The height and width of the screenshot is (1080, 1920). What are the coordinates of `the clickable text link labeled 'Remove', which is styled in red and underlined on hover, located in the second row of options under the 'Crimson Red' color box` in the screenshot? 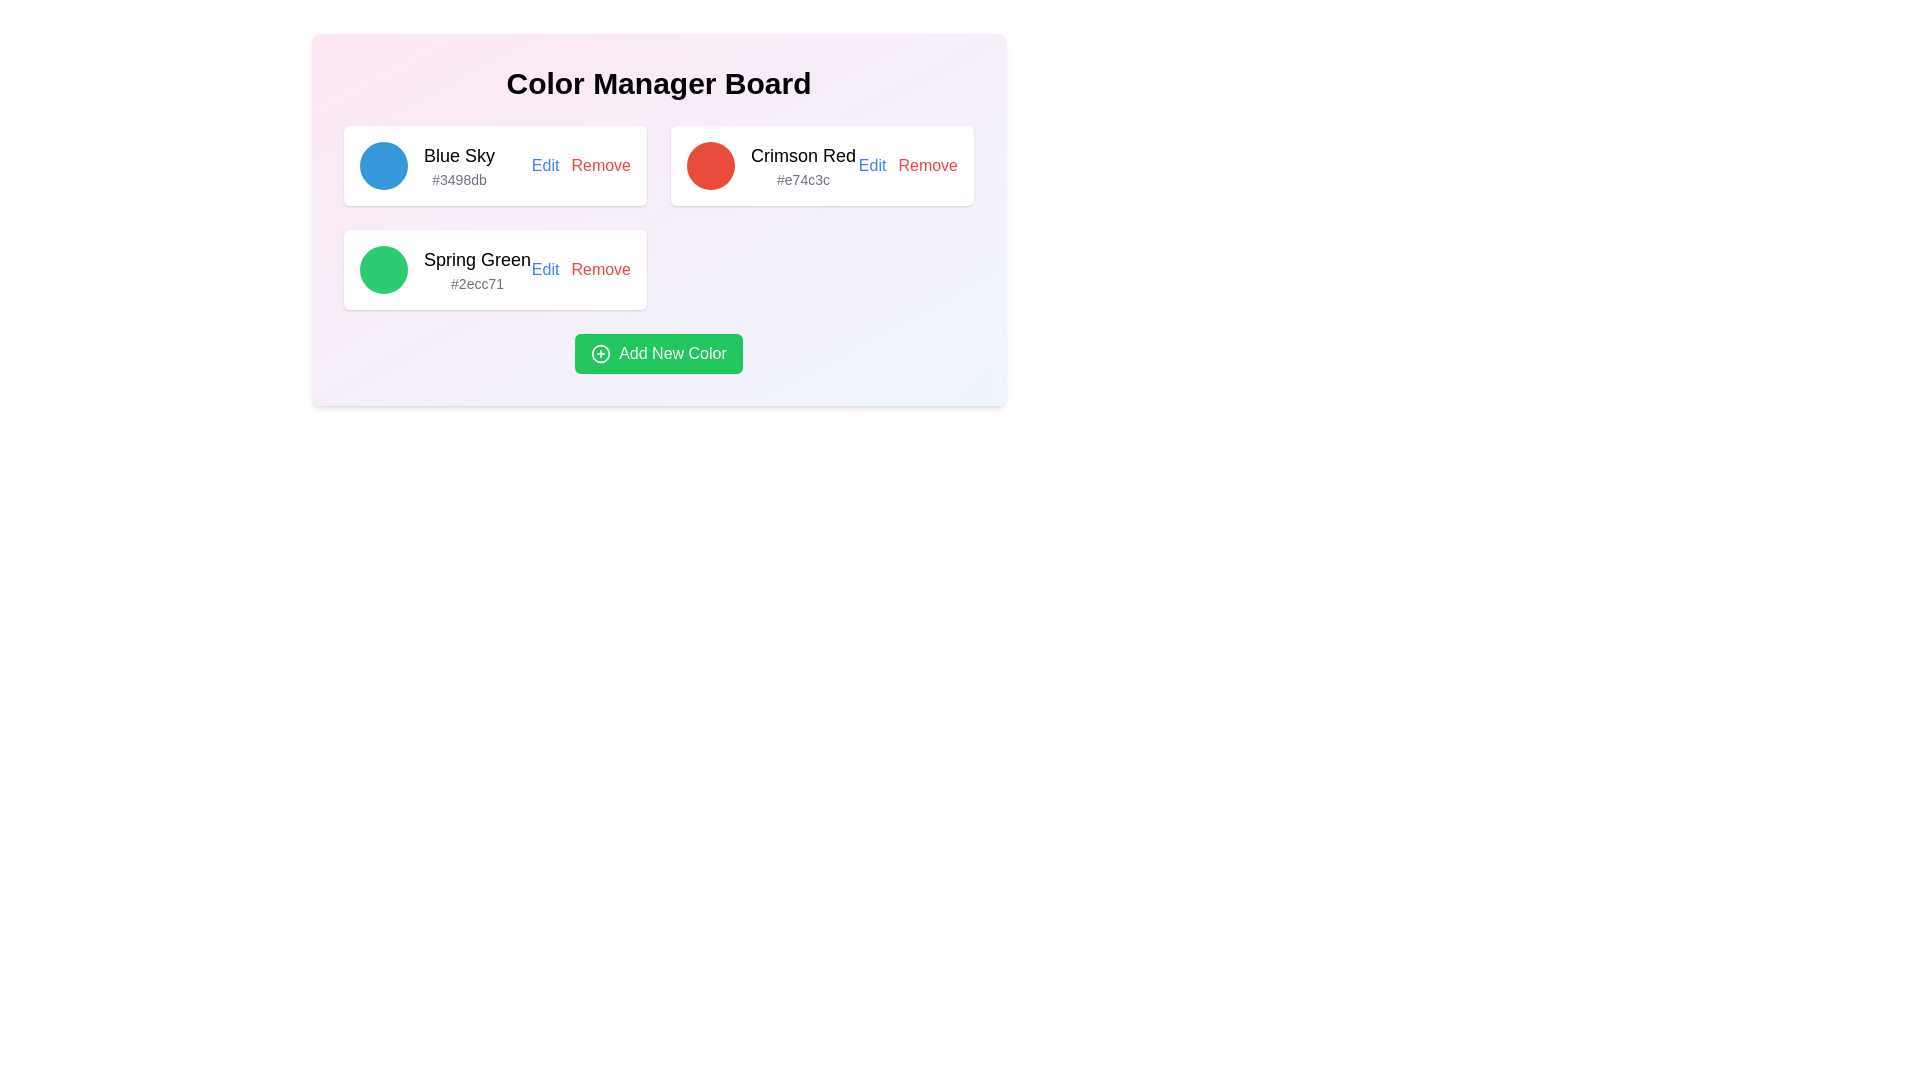 It's located at (927, 164).